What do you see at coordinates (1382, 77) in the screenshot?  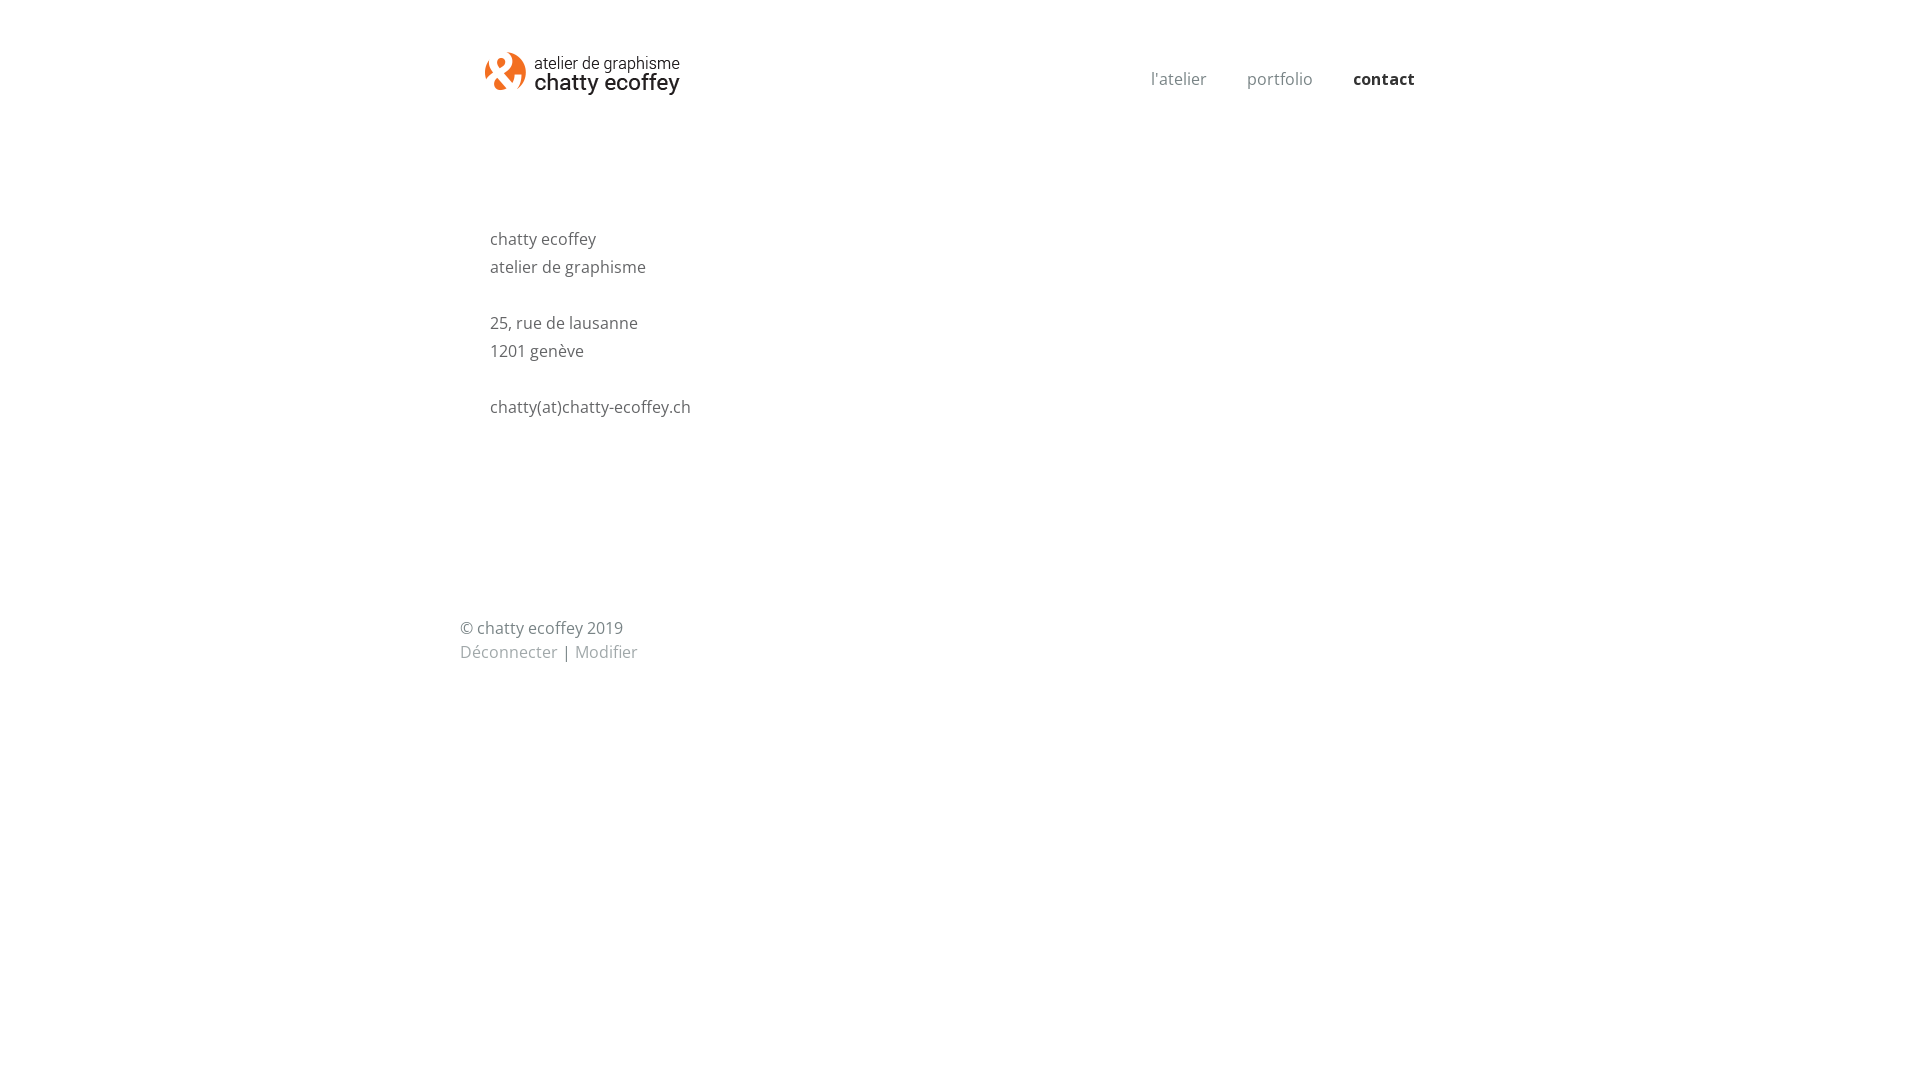 I see `'contact'` at bounding box center [1382, 77].